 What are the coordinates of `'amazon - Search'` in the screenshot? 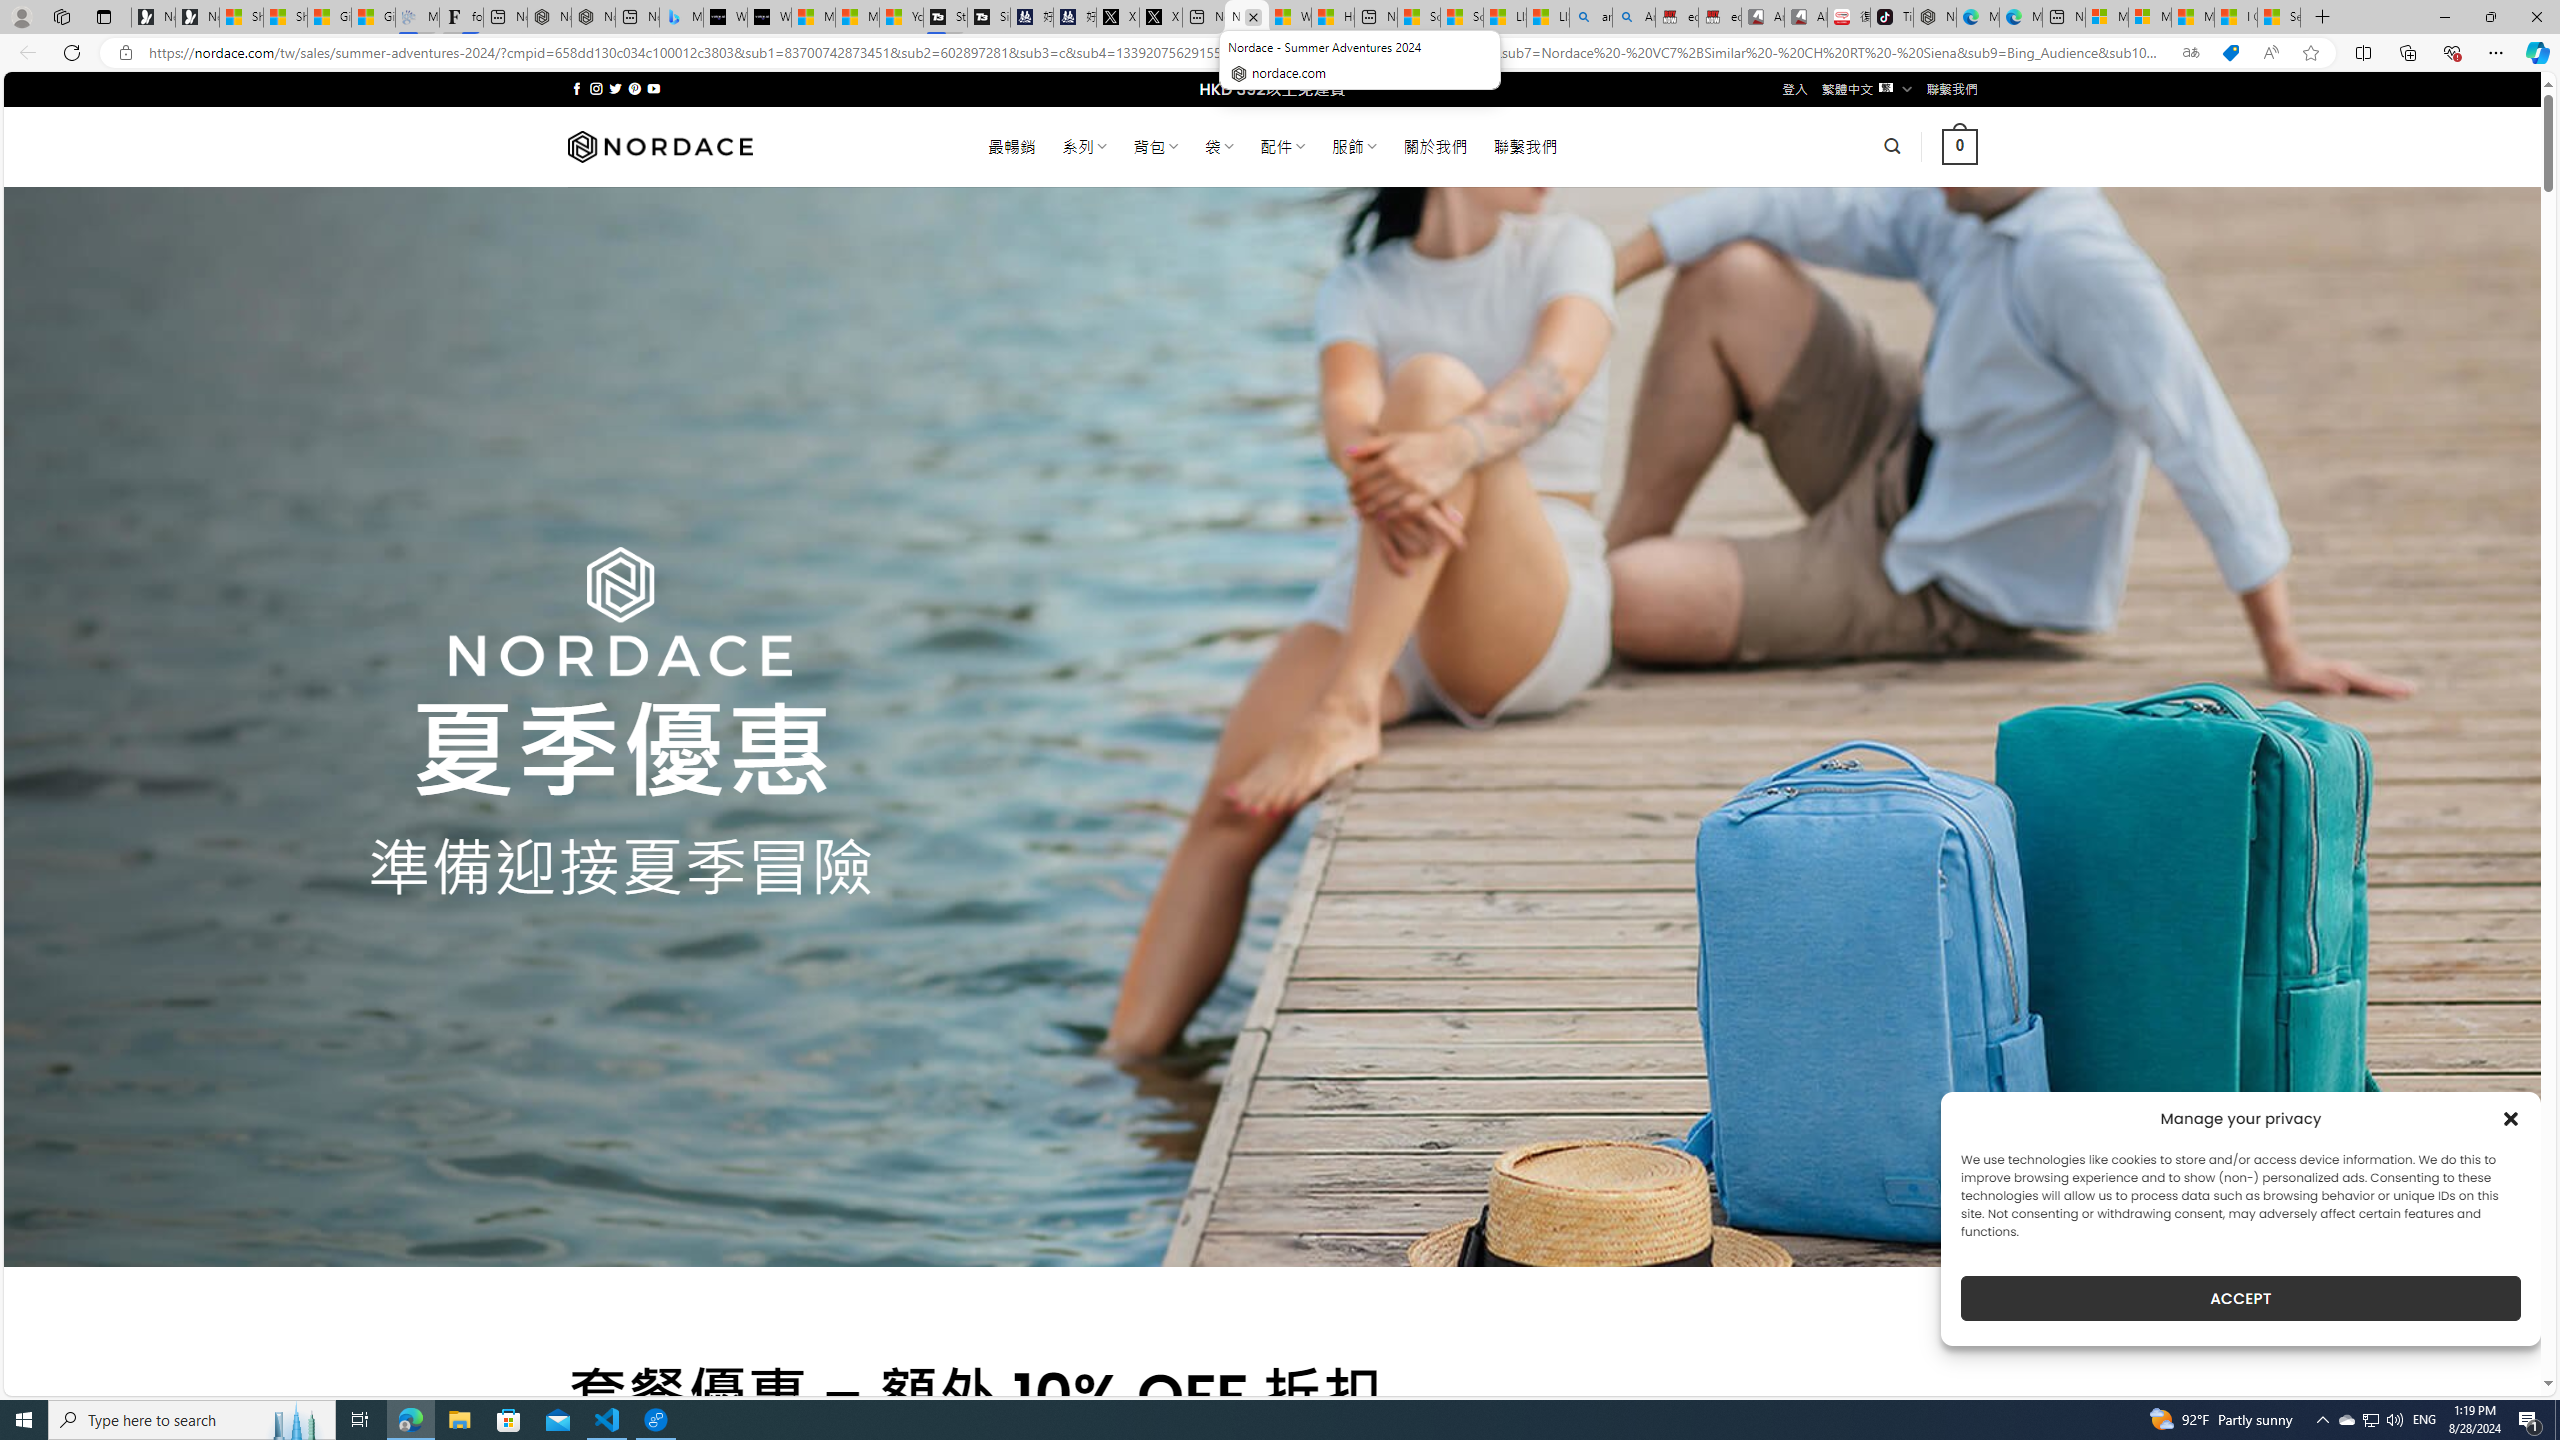 It's located at (1590, 16).